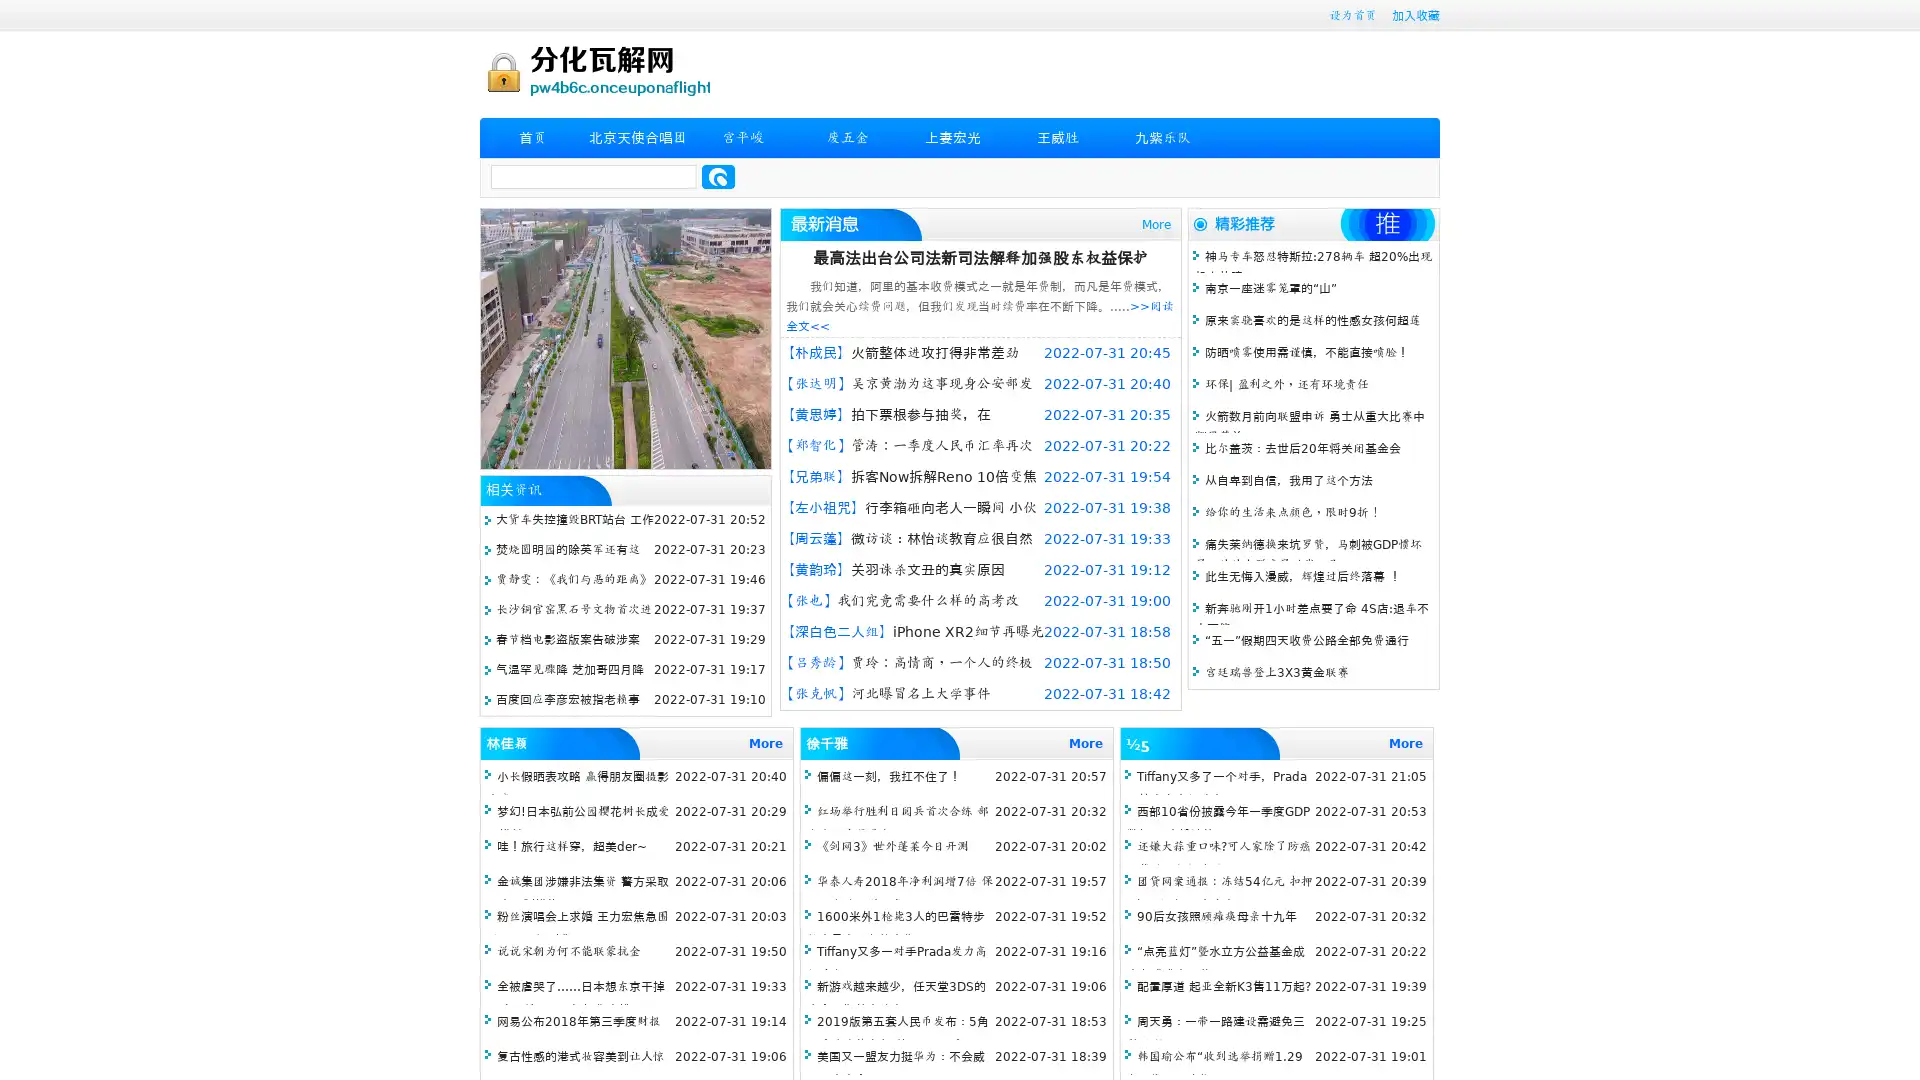 The image size is (1920, 1080). Describe the element at coordinates (718, 176) in the screenshot. I see `Search` at that location.